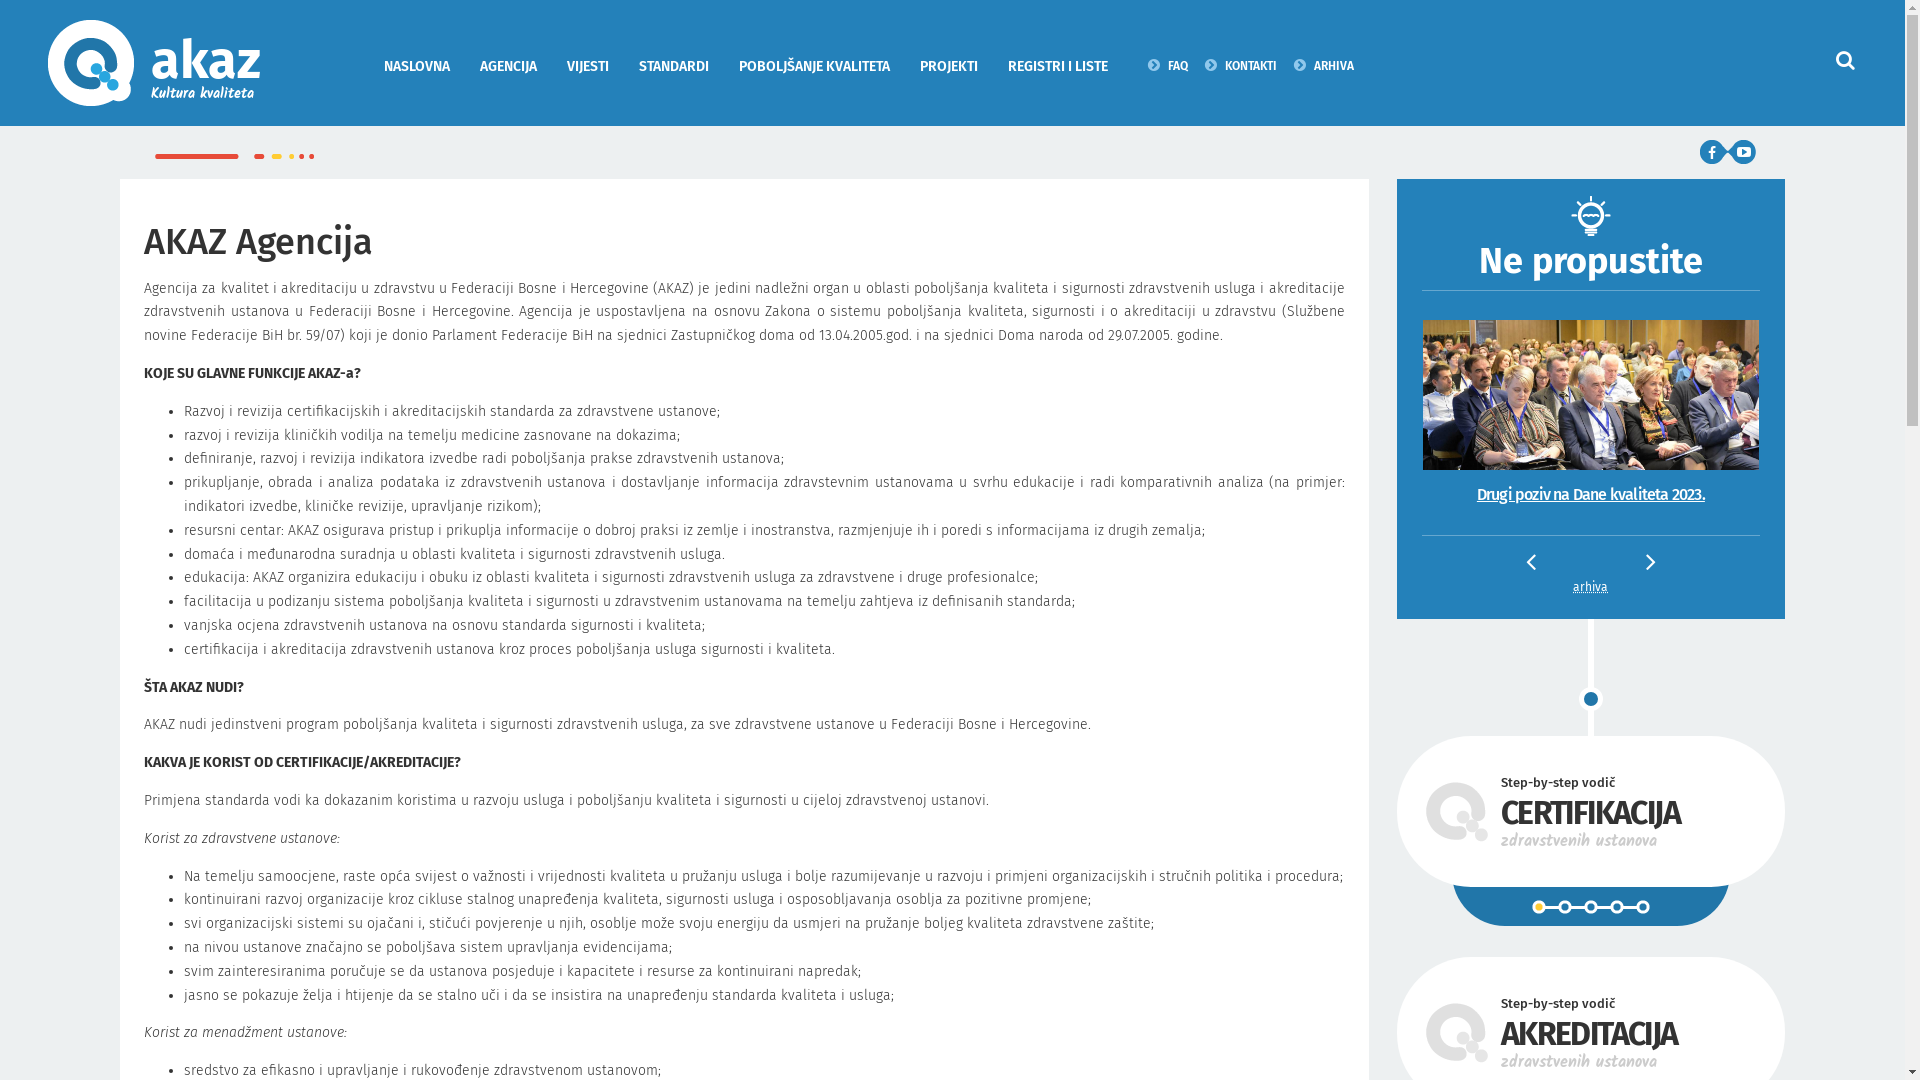 Image resolution: width=1920 pixels, height=1080 pixels. What do you see at coordinates (1589, 586) in the screenshot?
I see `'arhiva'` at bounding box center [1589, 586].